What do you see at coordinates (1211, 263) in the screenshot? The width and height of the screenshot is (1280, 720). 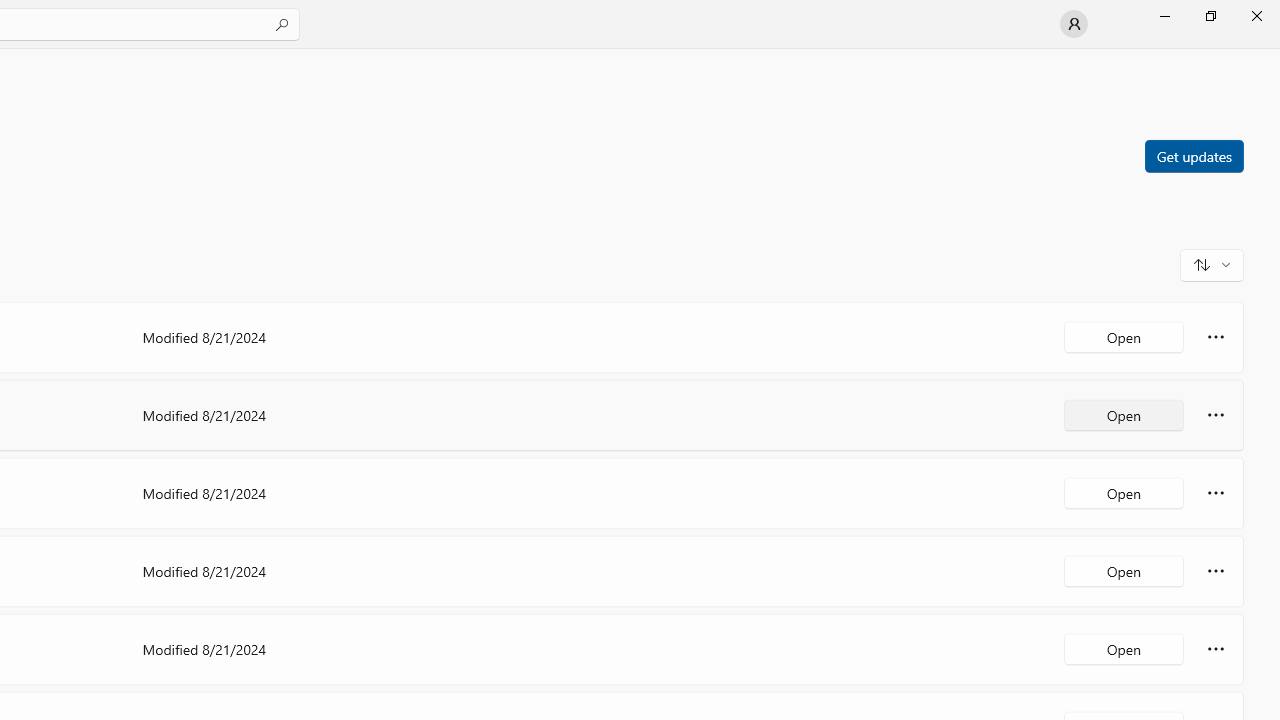 I see `'Sort and filter'` at bounding box center [1211, 263].